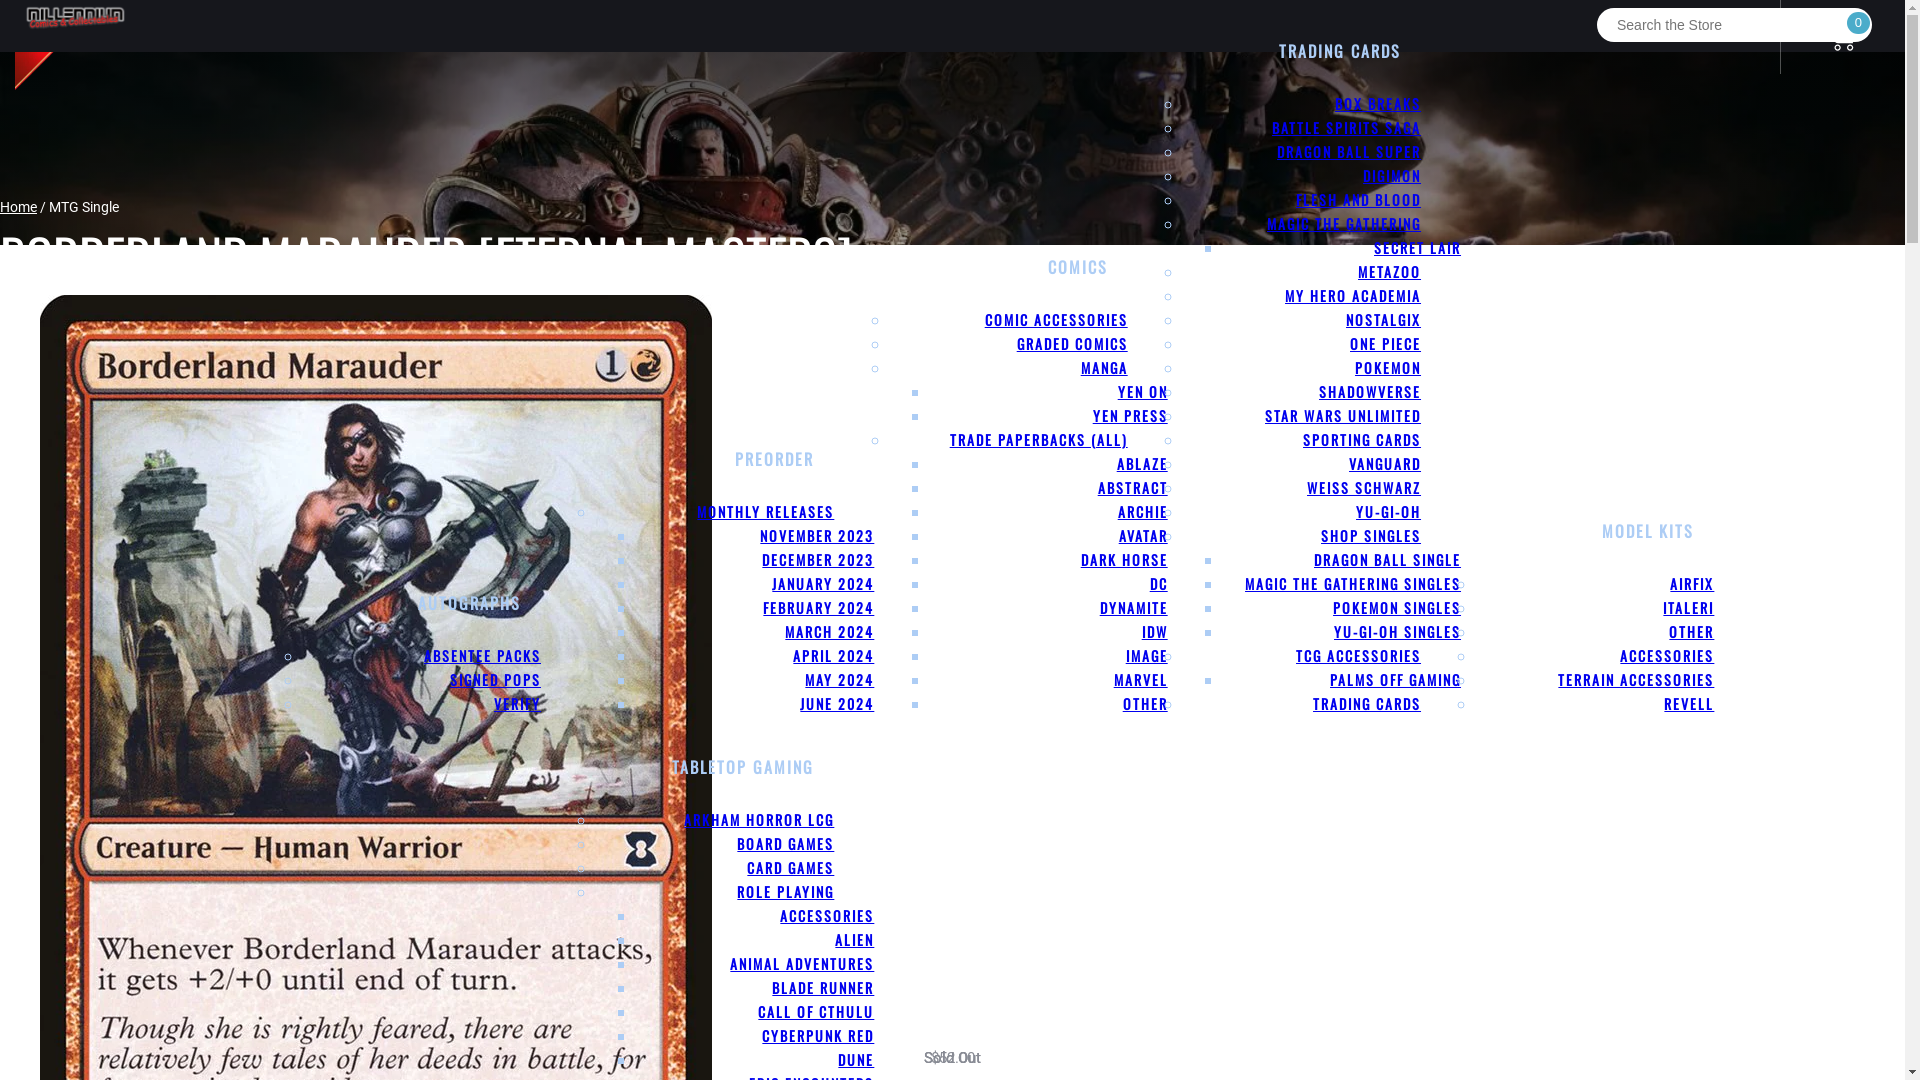 Image resolution: width=1920 pixels, height=1080 pixels. Describe the element at coordinates (829, 631) in the screenshot. I see `'MARCH 2024'` at that location.